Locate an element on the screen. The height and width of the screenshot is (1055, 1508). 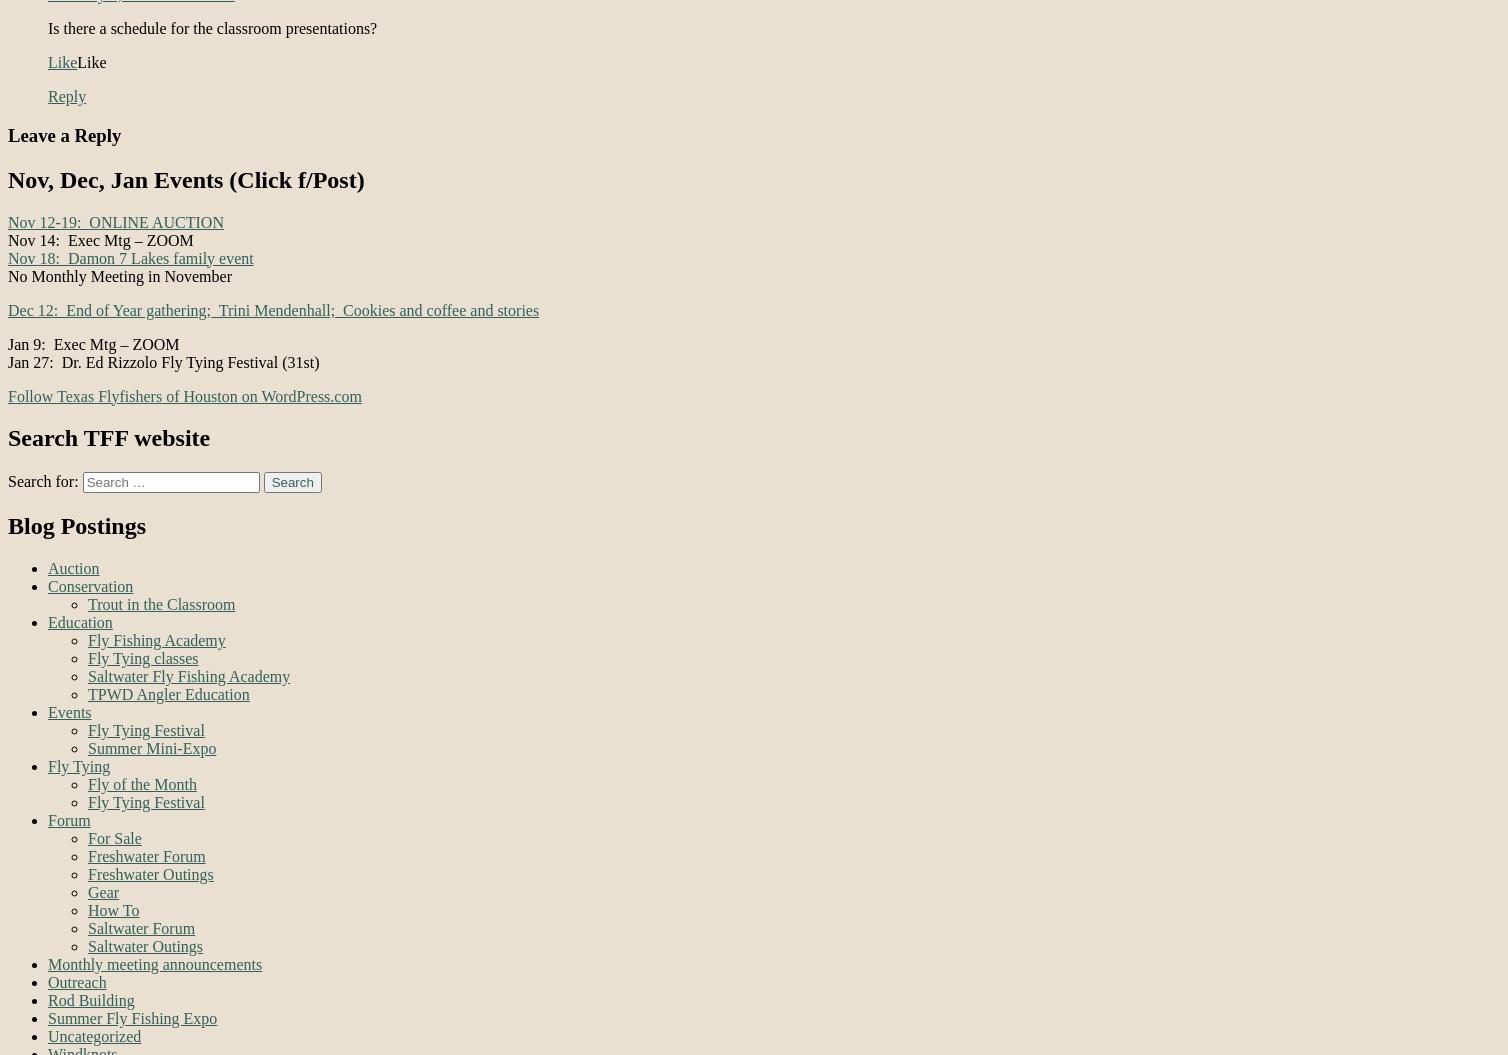
'Education' is located at coordinates (80, 622).